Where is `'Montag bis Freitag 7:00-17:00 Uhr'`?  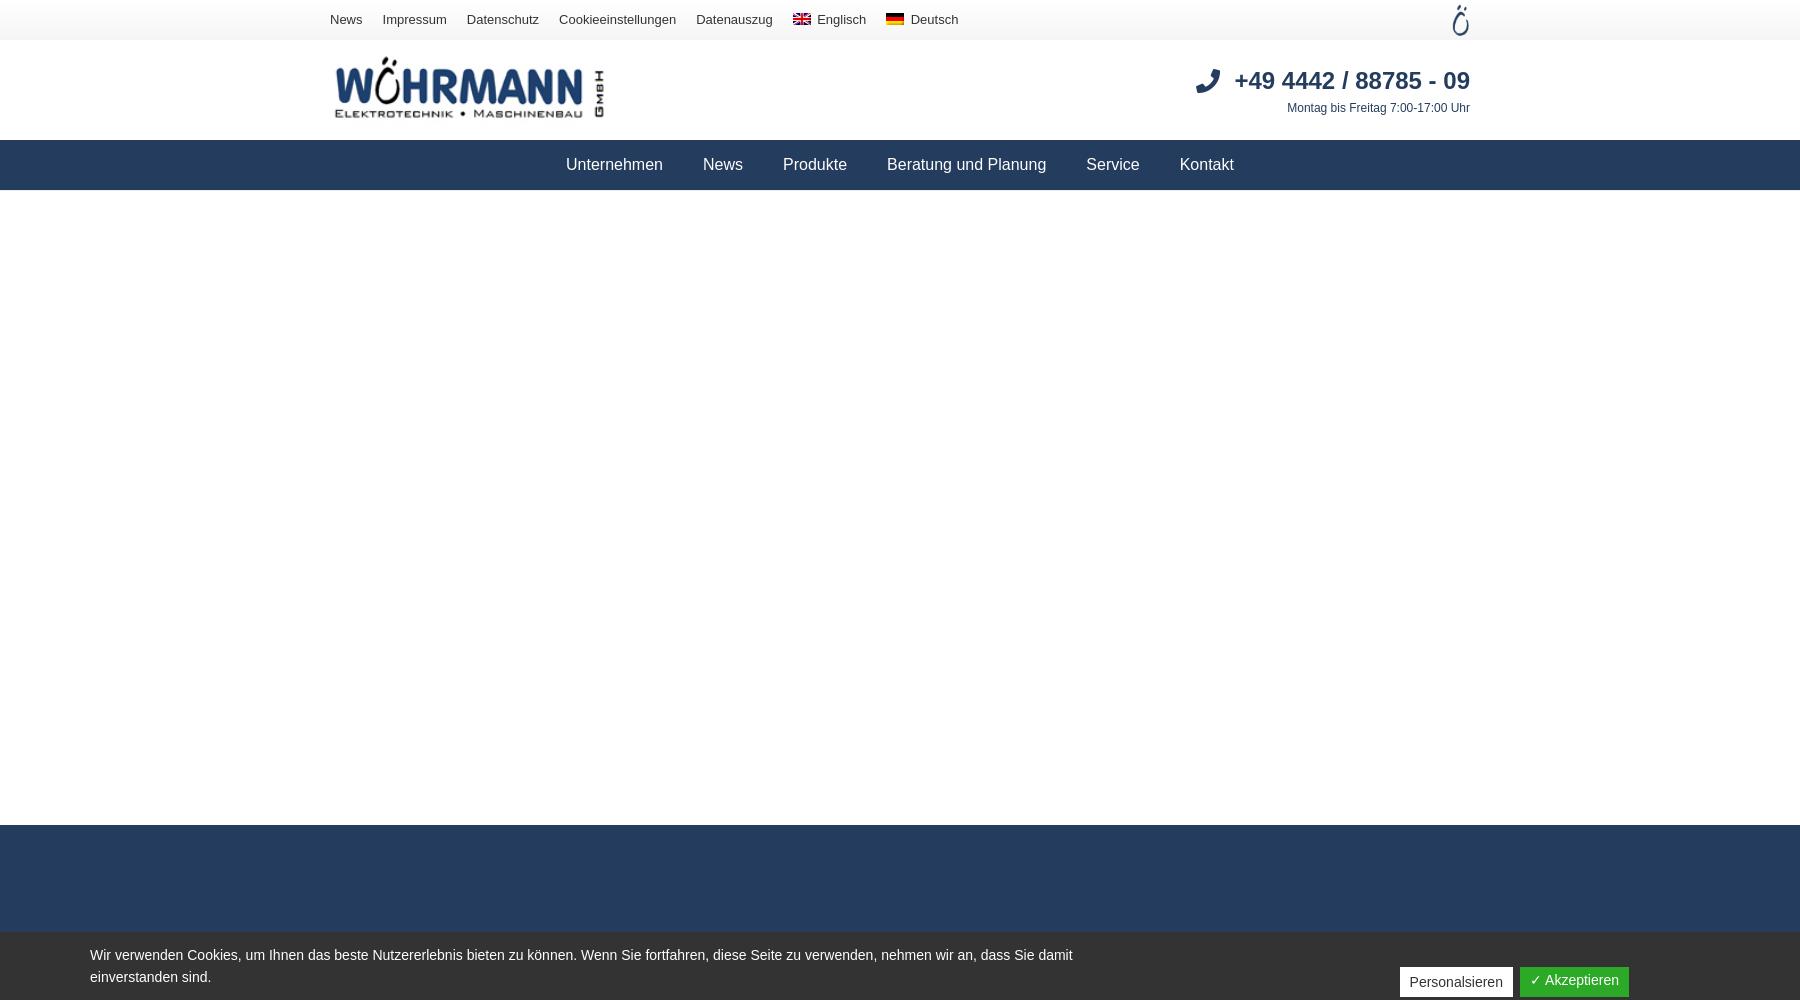
'Montag bis Freitag 7:00-17:00 Uhr' is located at coordinates (1287, 107).